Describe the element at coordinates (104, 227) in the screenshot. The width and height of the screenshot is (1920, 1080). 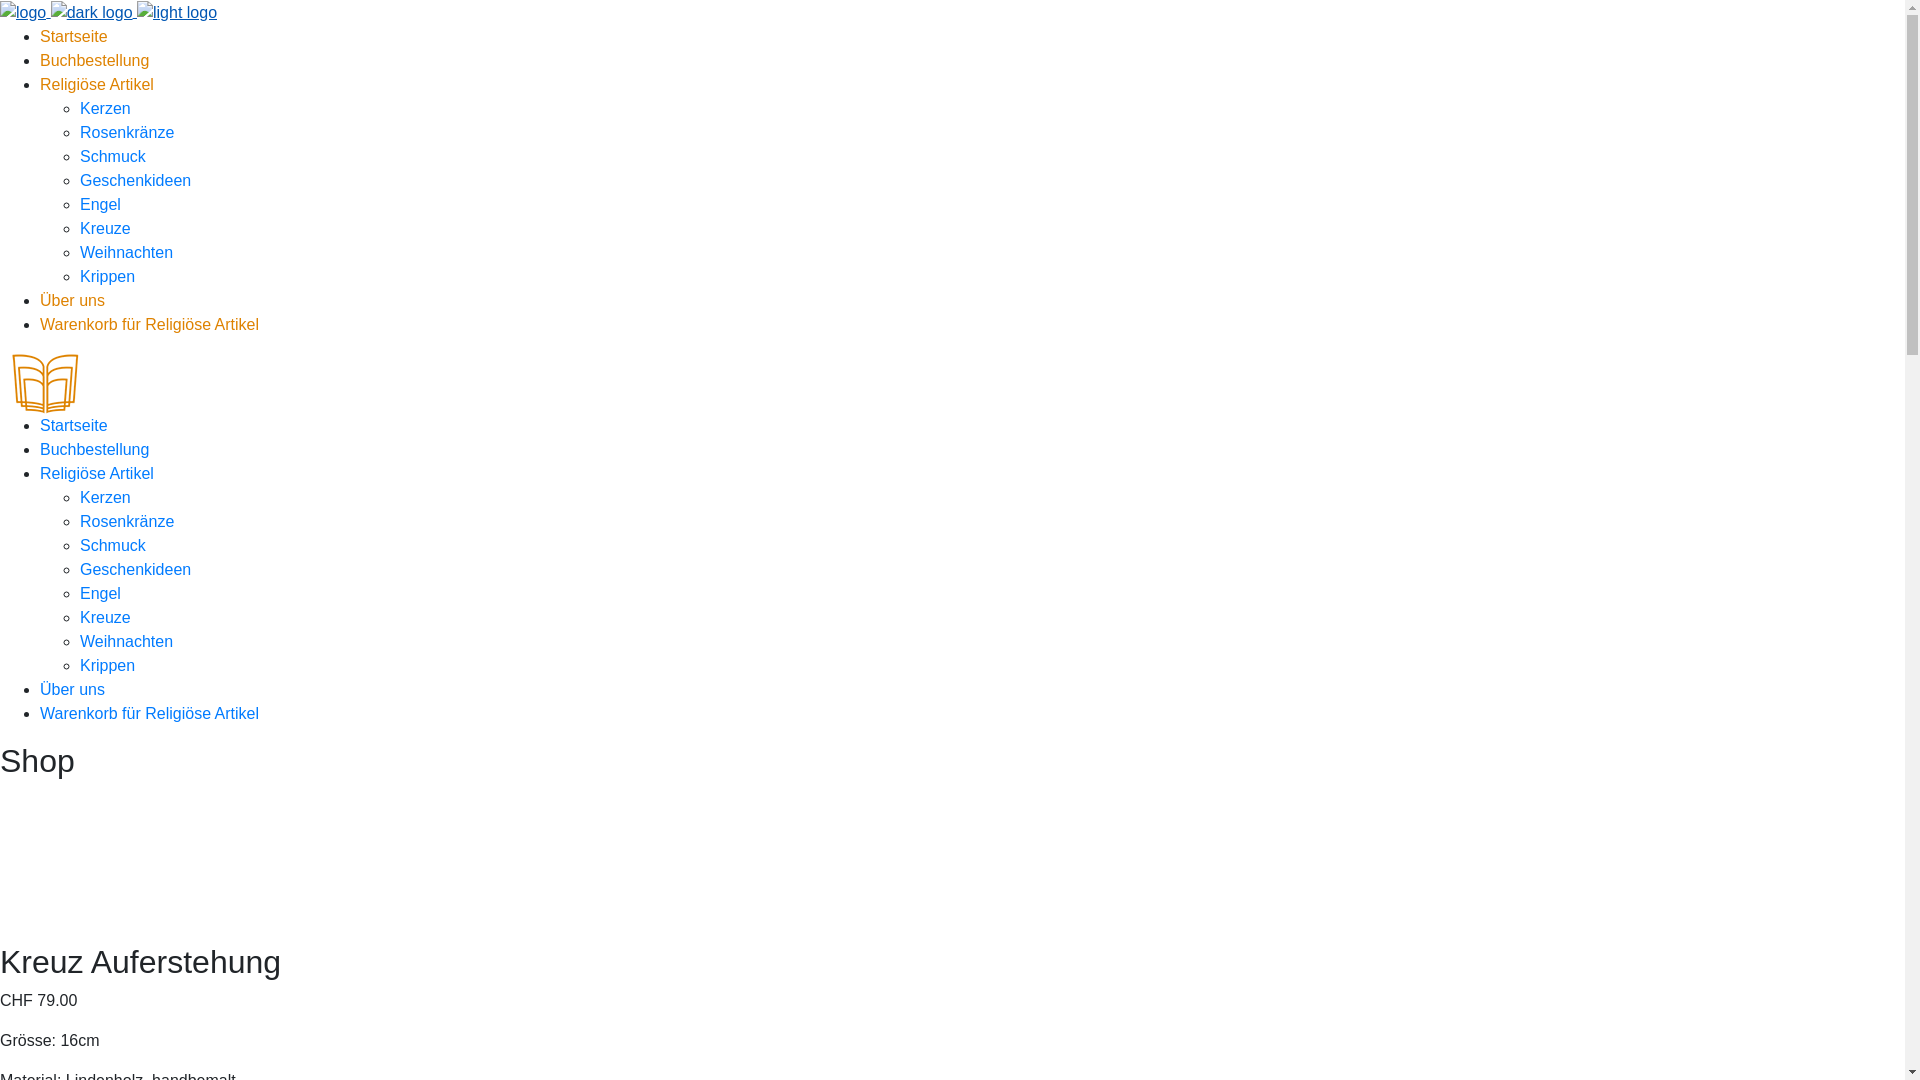
I see `'Kreuze'` at that location.